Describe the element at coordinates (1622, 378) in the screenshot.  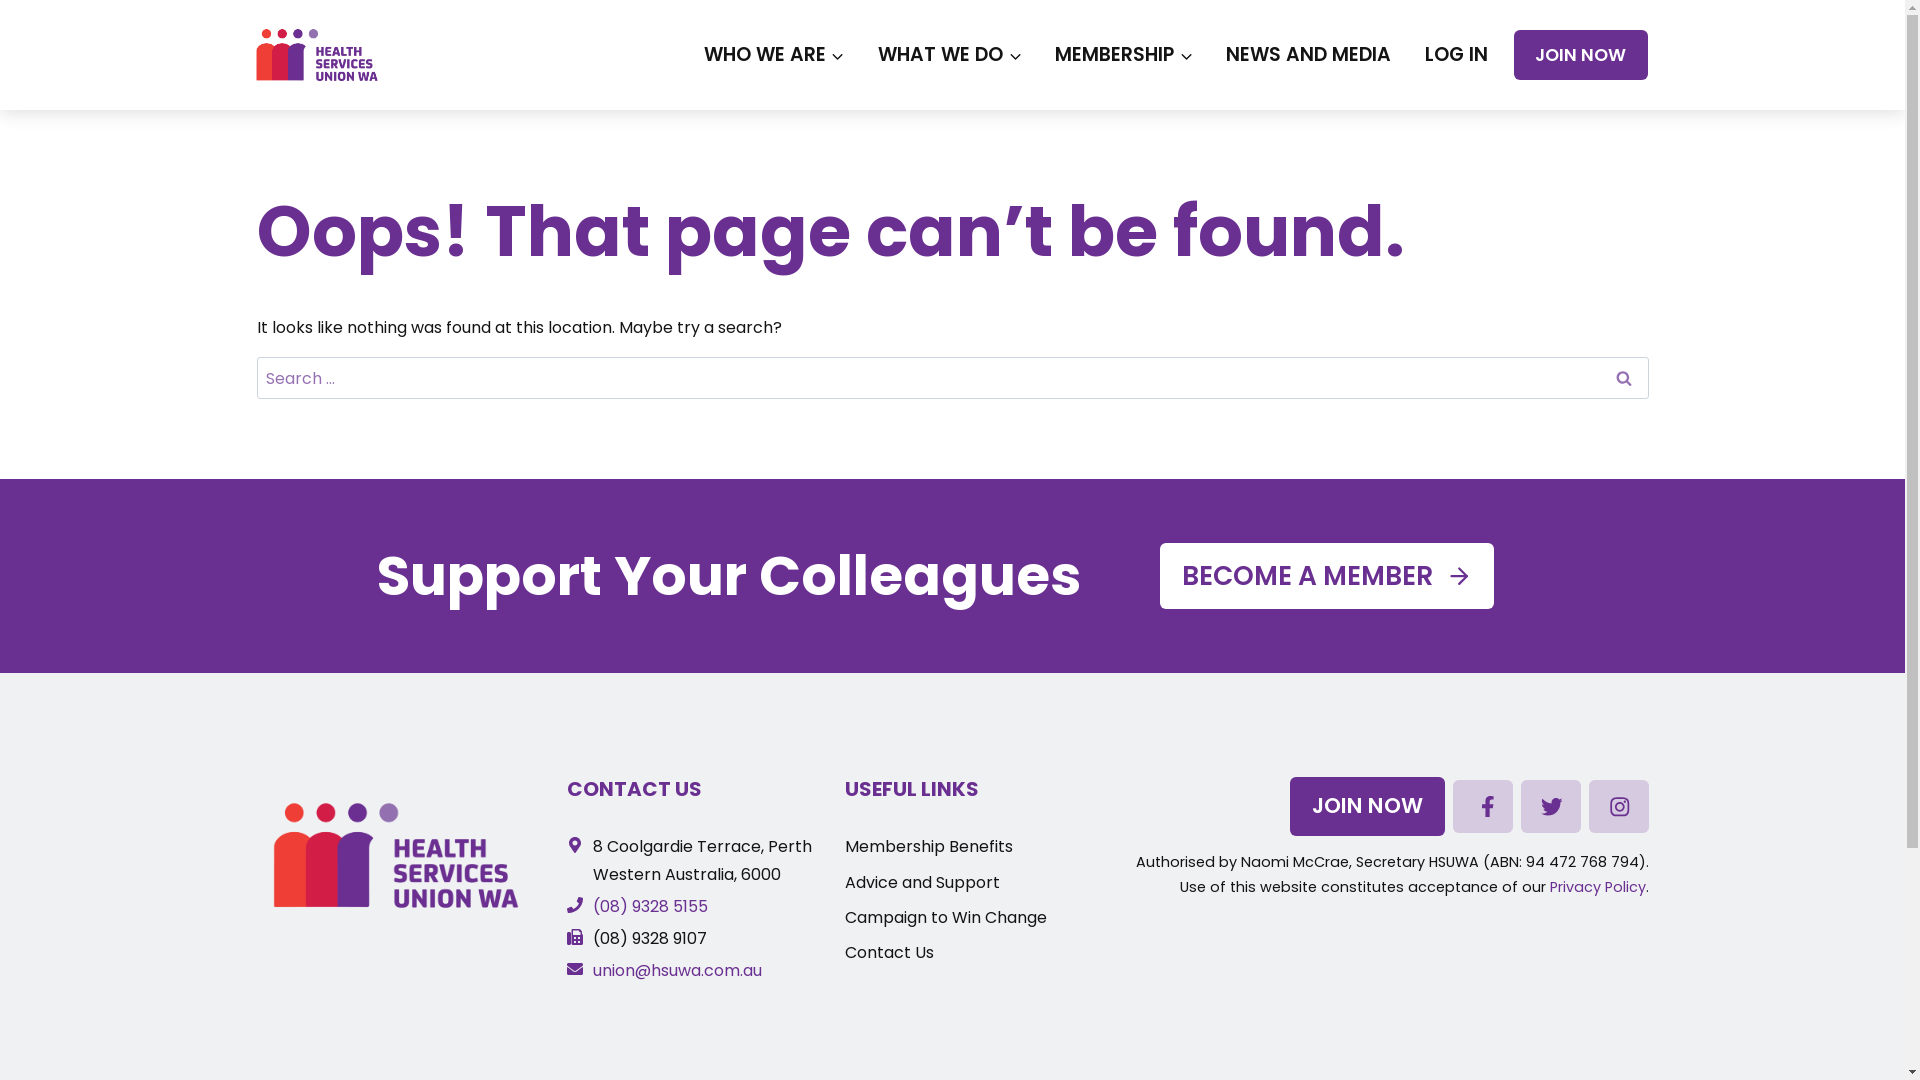
I see `'Search'` at that location.